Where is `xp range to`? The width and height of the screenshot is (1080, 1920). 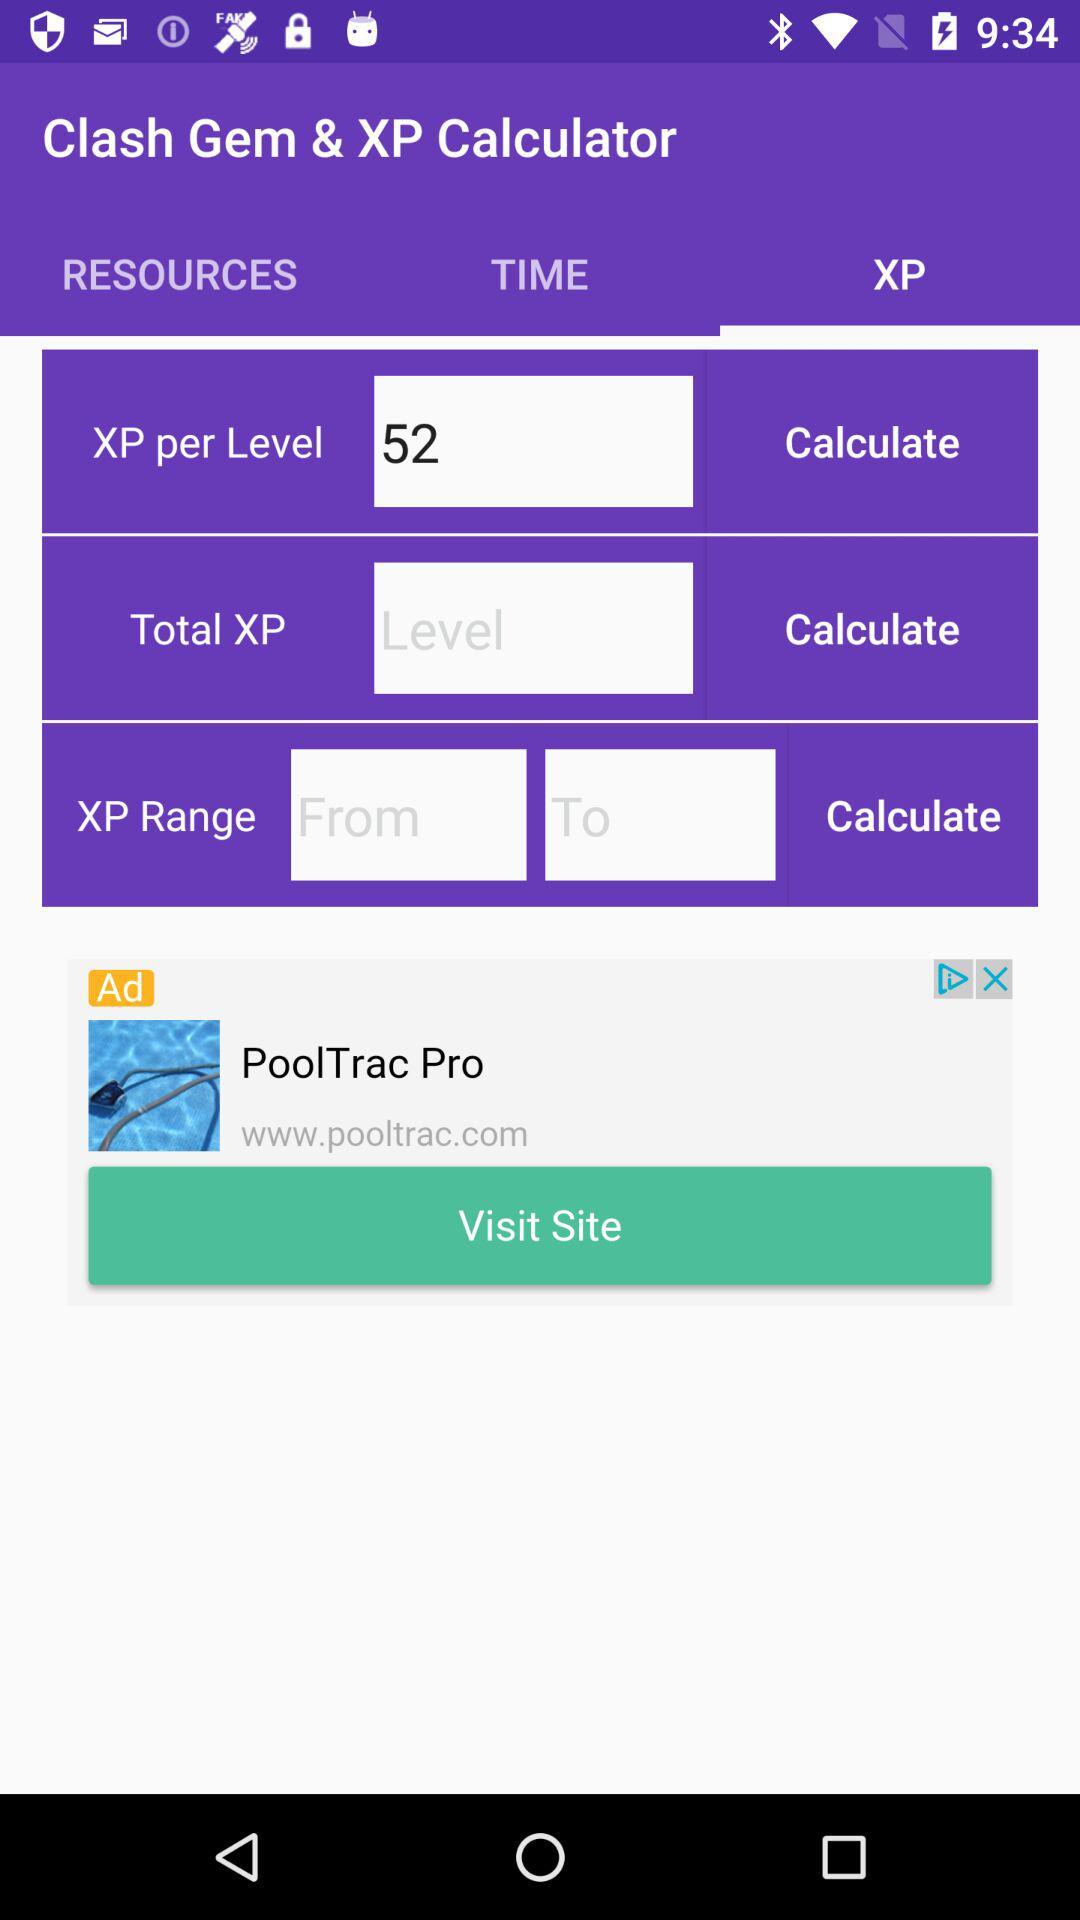 xp range to is located at coordinates (660, 814).